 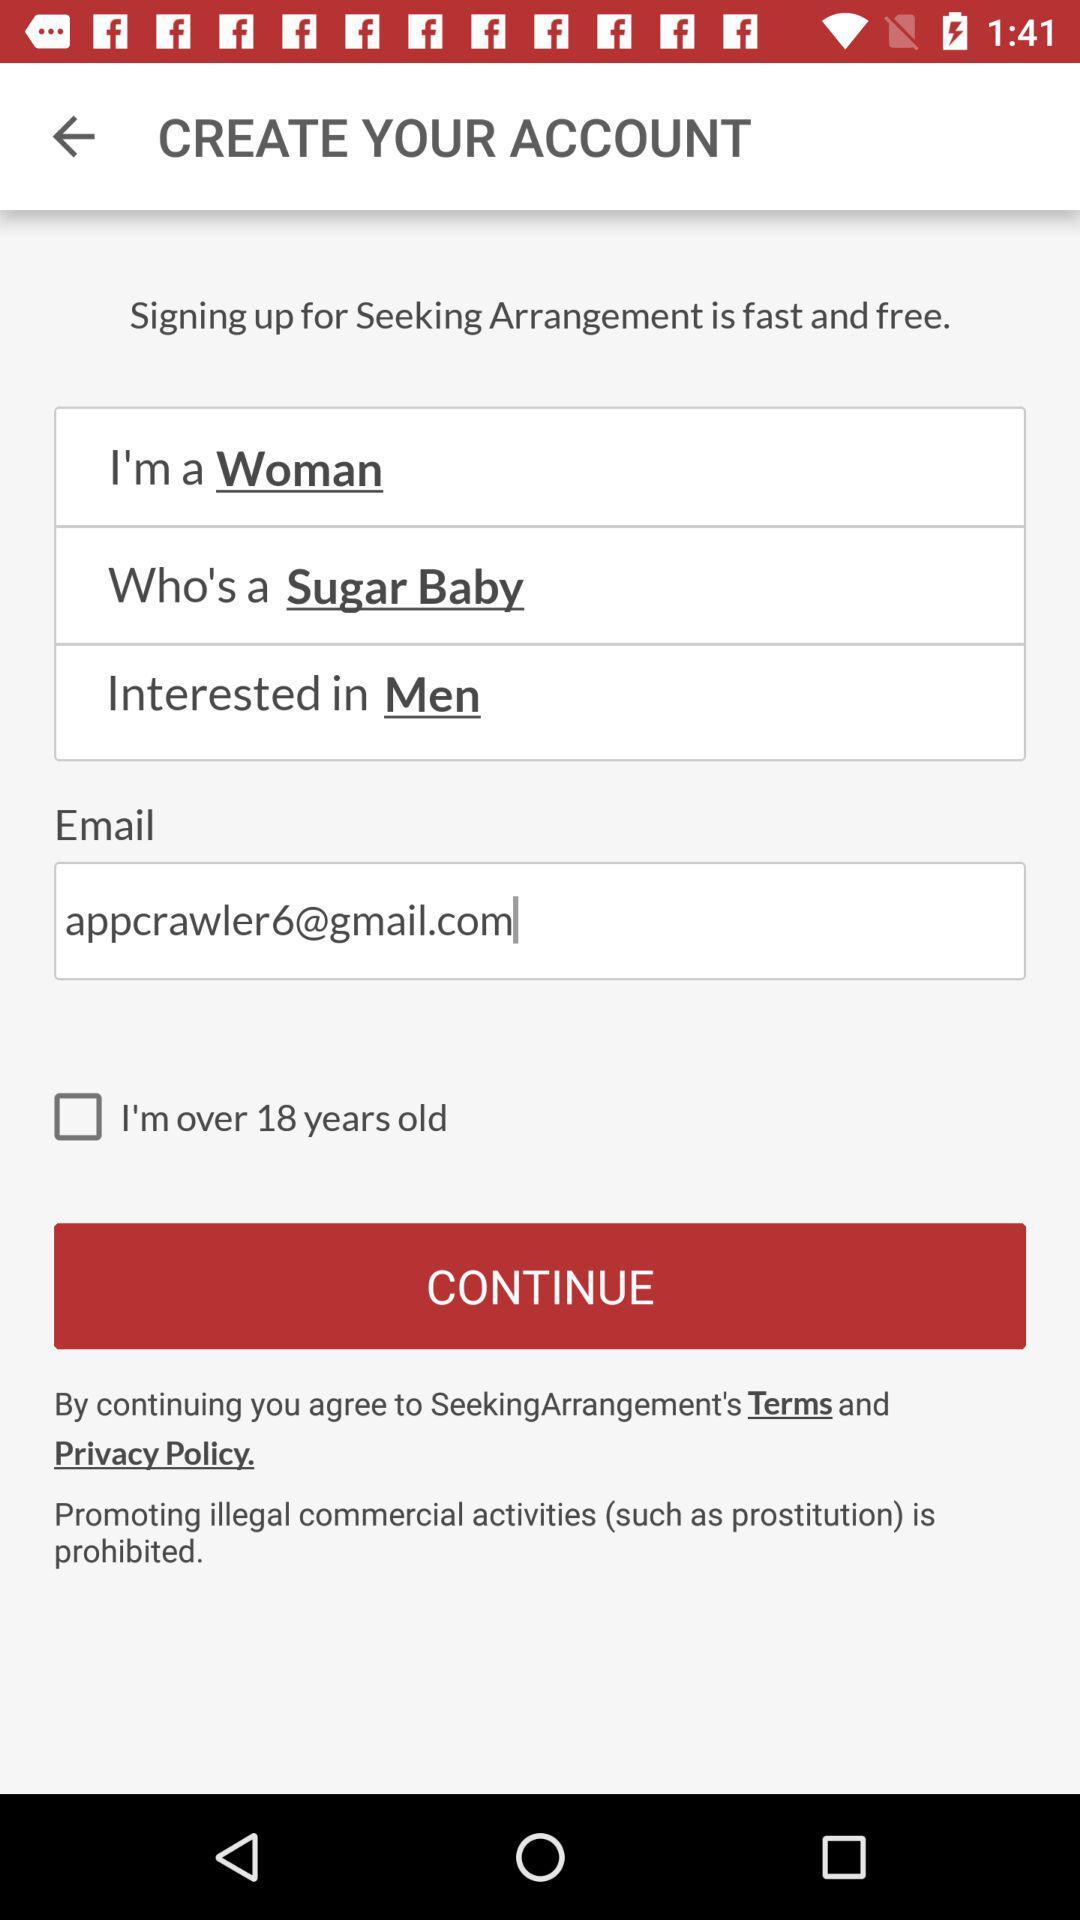 What do you see at coordinates (153, 1452) in the screenshot?
I see `the icon to the left of terms item` at bounding box center [153, 1452].